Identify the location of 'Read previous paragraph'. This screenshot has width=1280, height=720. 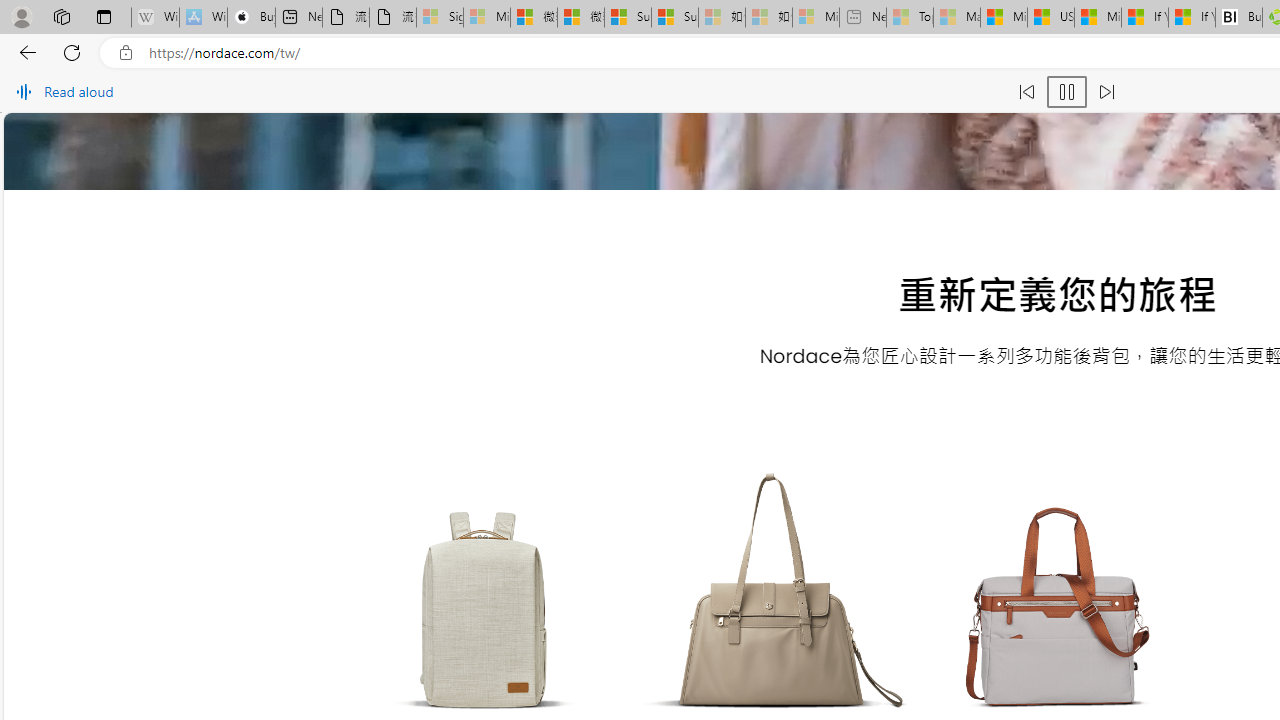
(1026, 92).